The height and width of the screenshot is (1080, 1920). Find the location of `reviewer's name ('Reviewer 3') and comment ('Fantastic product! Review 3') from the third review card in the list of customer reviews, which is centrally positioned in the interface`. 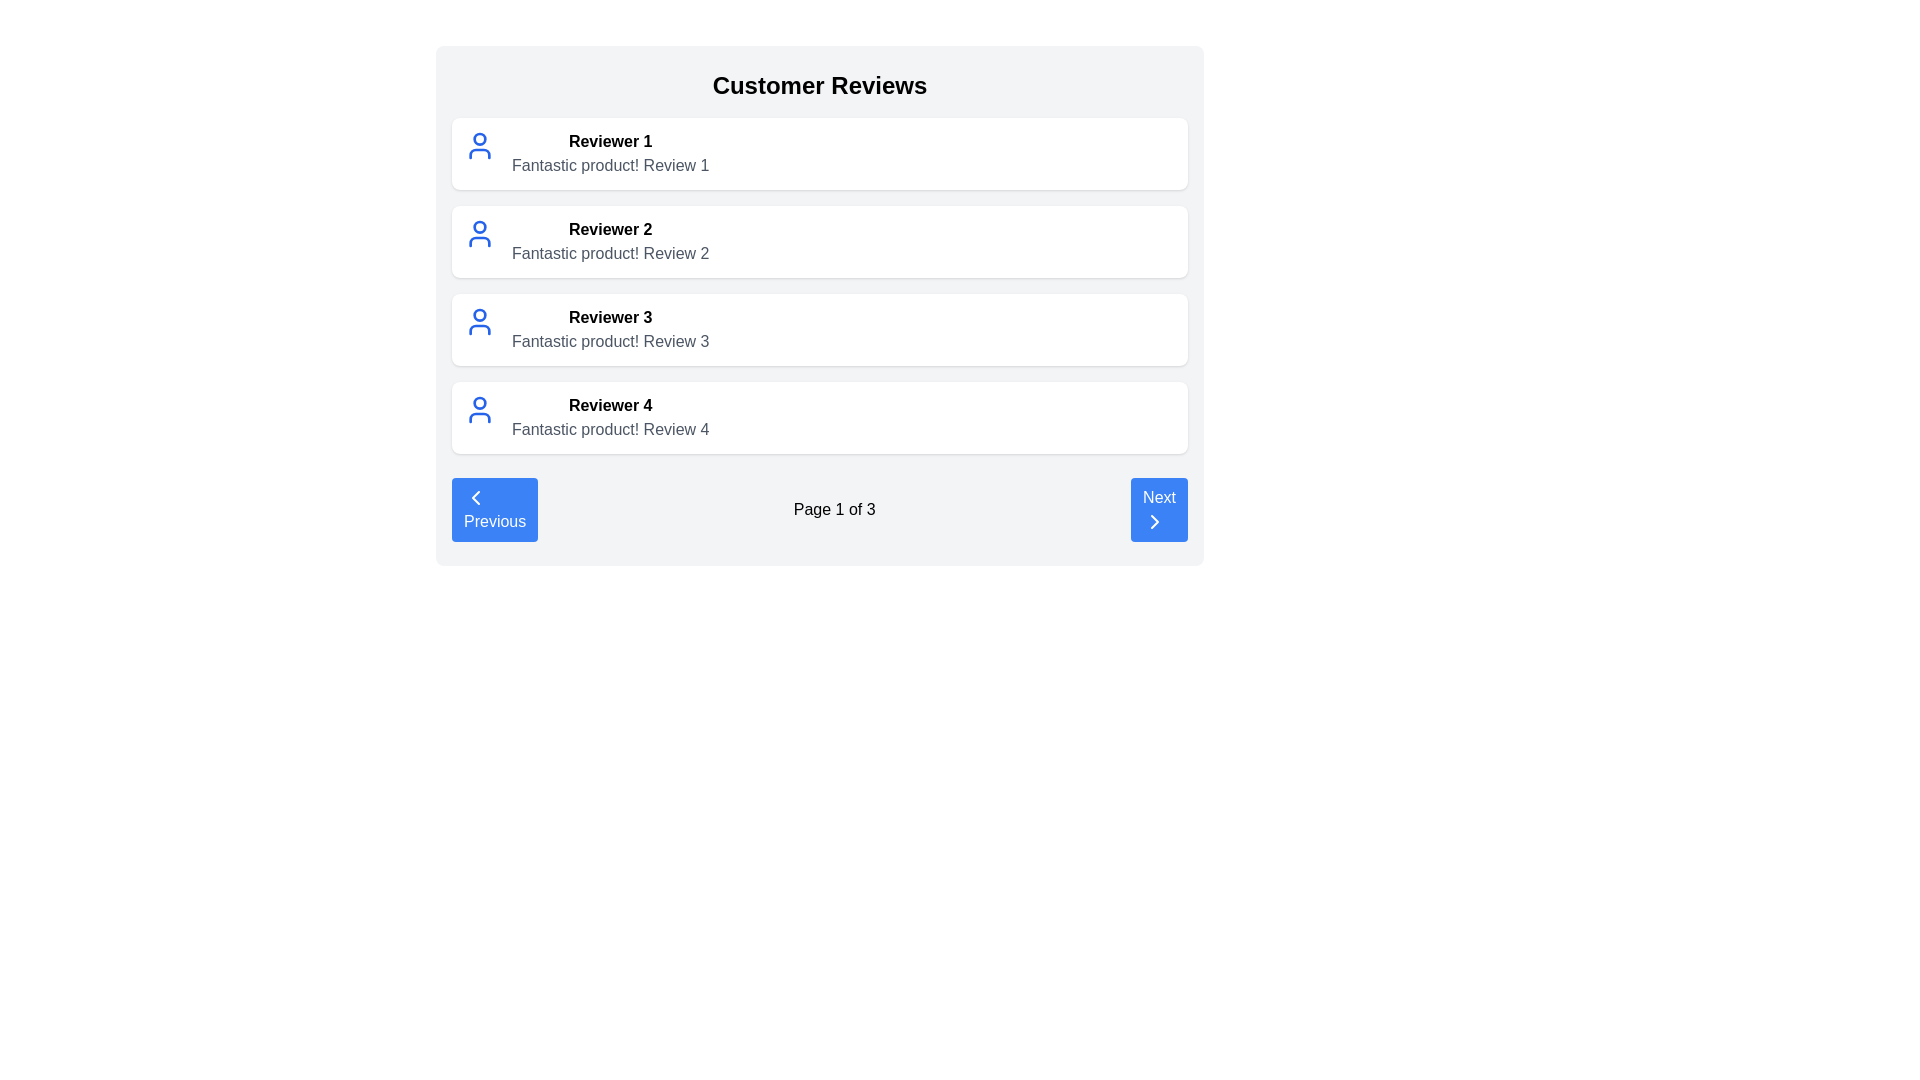

reviewer's name ('Reviewer 3') and comment ('Fantastic product! Review 3') from the third review card in the list of customer reviews, which is centrally positioned in the interface is located at coordinates (820, 305).